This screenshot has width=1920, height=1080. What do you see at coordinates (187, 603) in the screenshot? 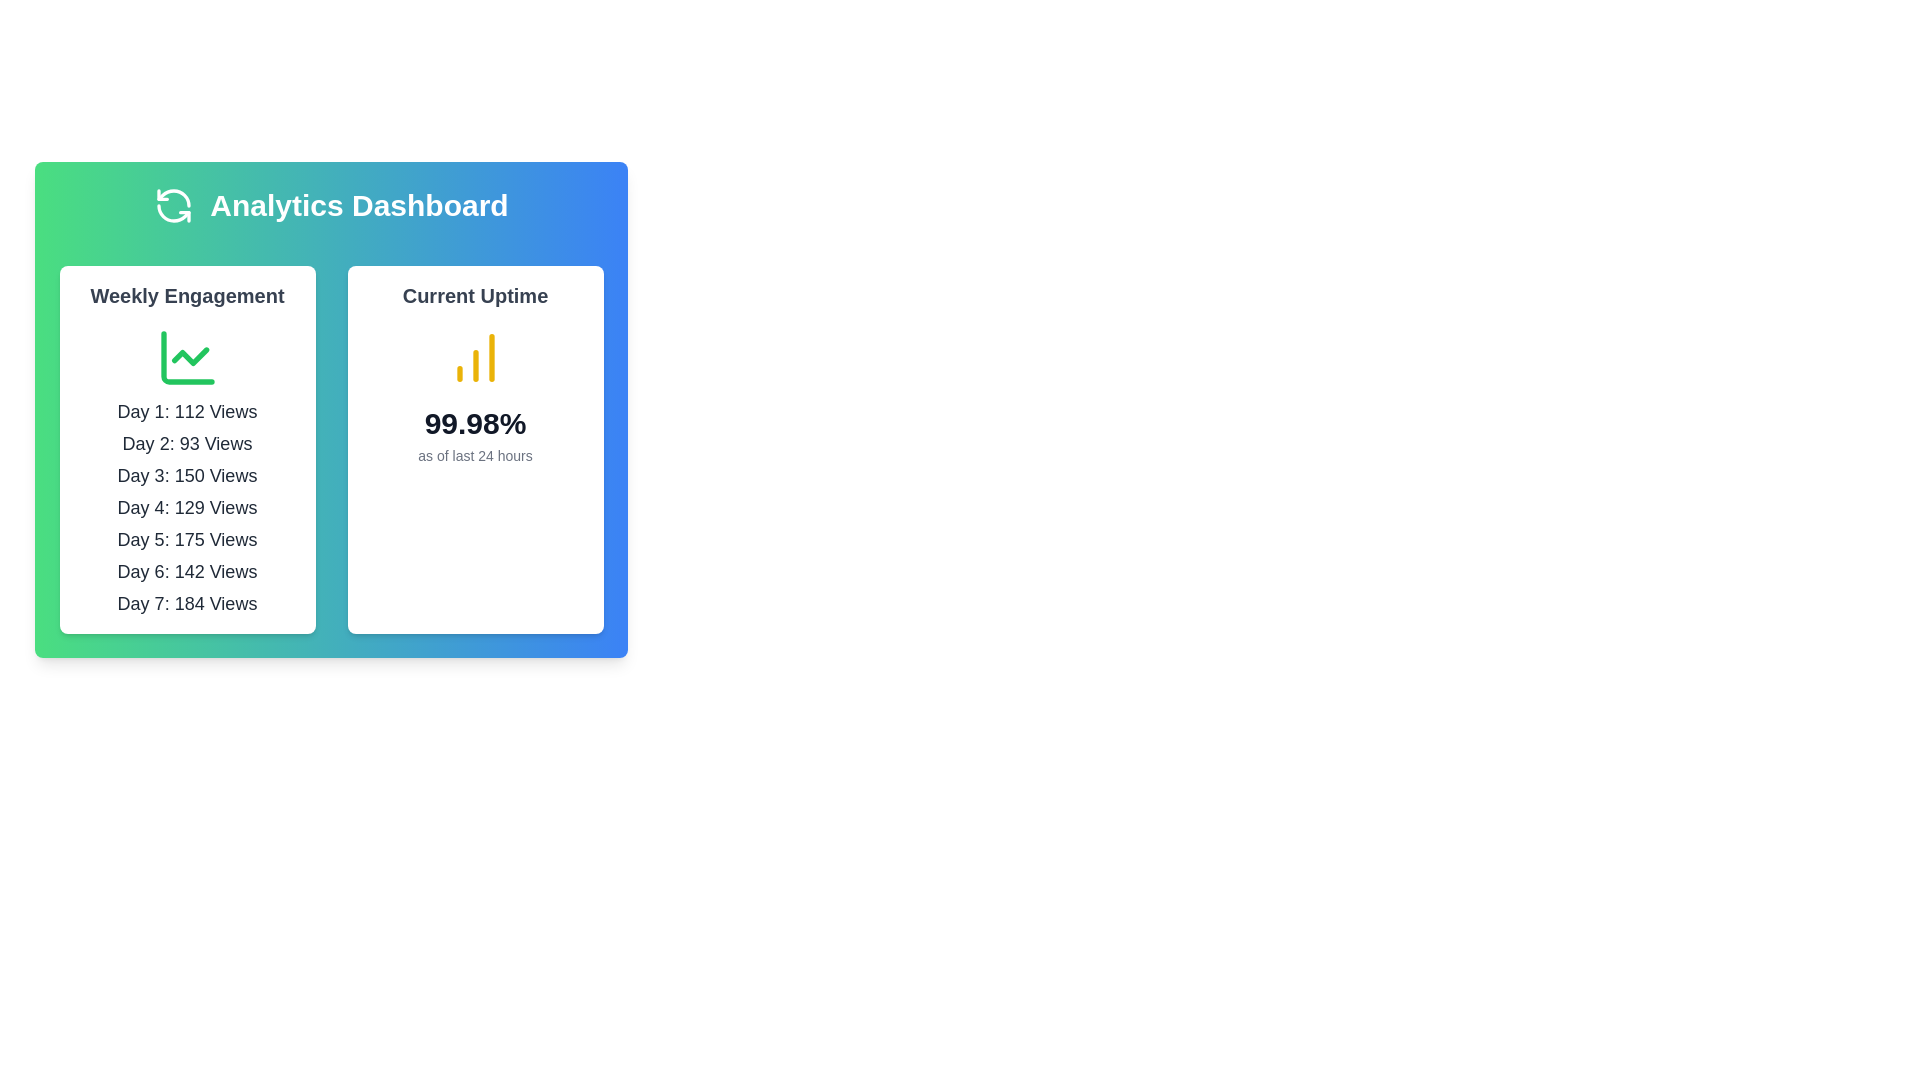
I see `the static text displaying the view count for the seventh day in the weekly statistics overview, located under the 'Weekly Engagement' section` at bounding box center [187, 603].